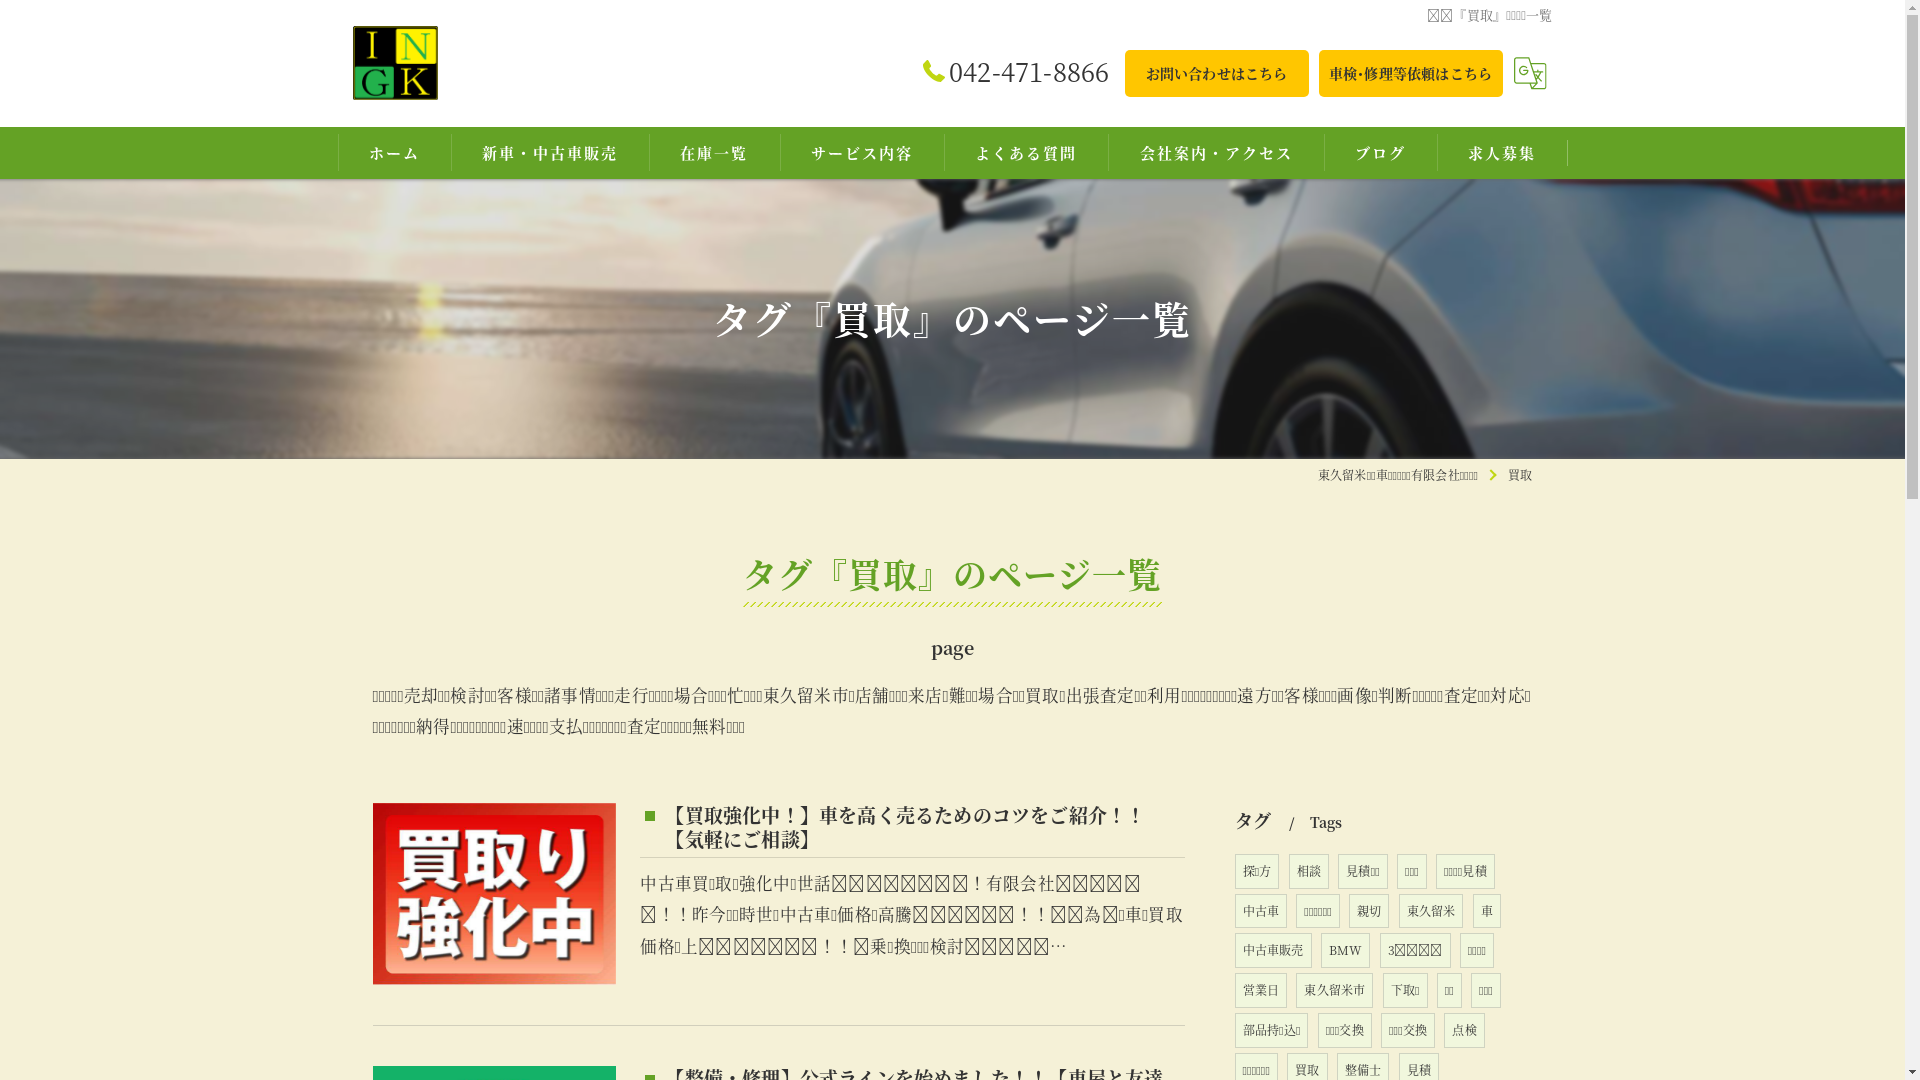  I want to click on 'BMW', so click(1345, 949).